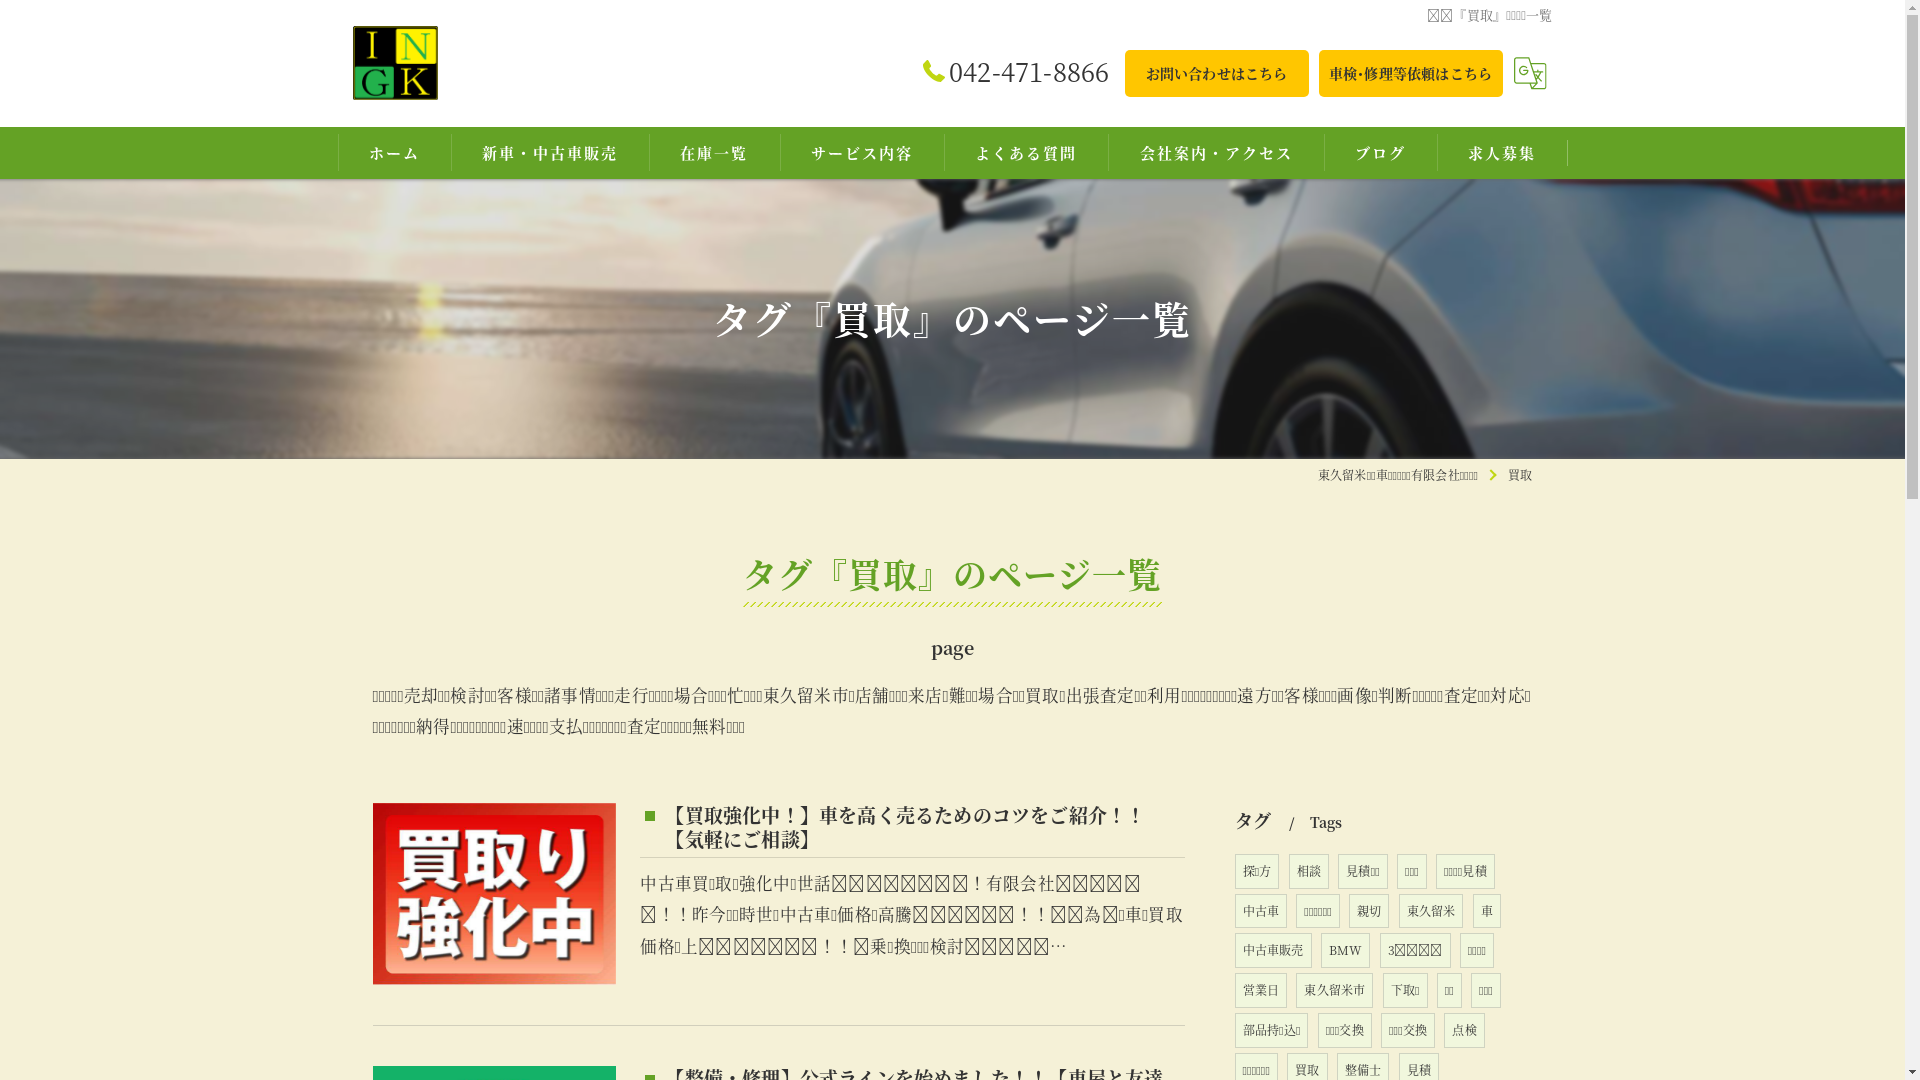  I want to click on 'BMW', so click(1345, 949).